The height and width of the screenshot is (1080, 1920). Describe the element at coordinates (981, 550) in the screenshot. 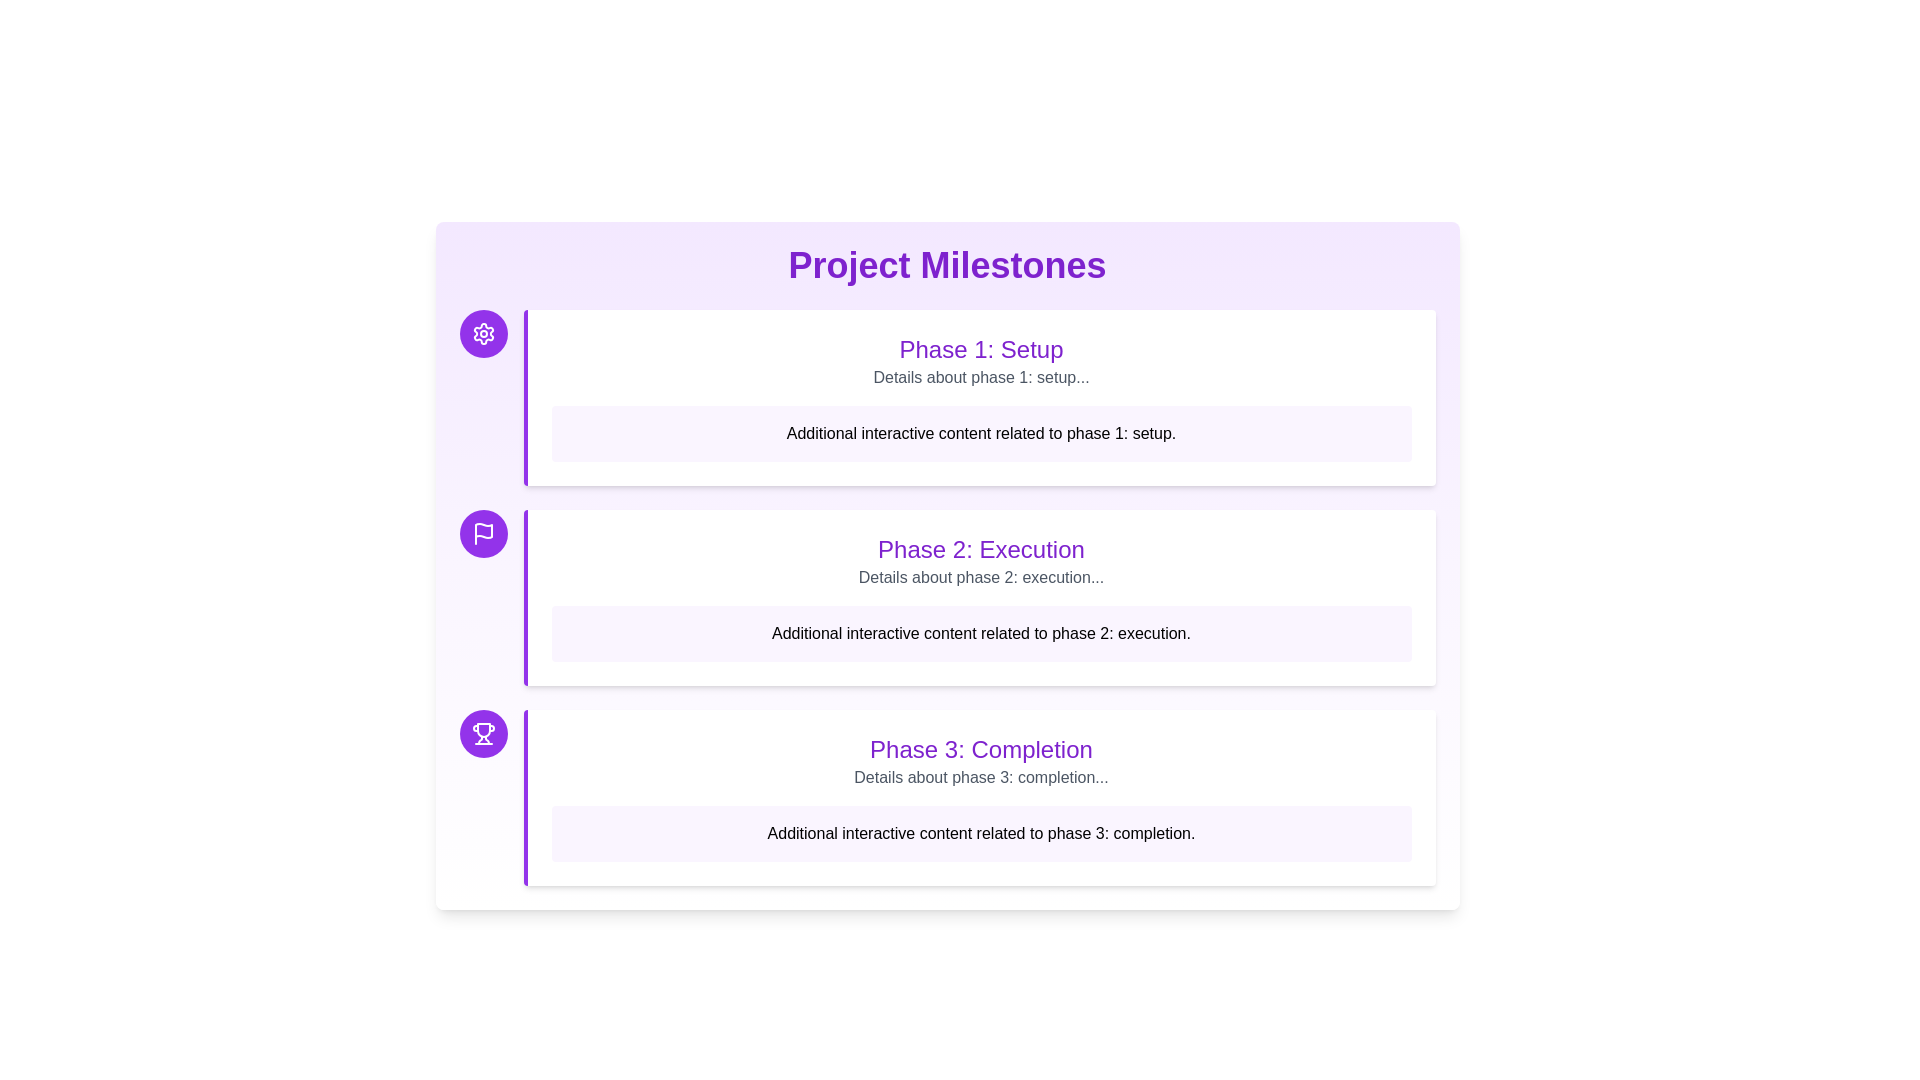

I see `text content of the heading 'Phase 2: Execution' styled with a large font in purple, located in the second milestone card` at that location.